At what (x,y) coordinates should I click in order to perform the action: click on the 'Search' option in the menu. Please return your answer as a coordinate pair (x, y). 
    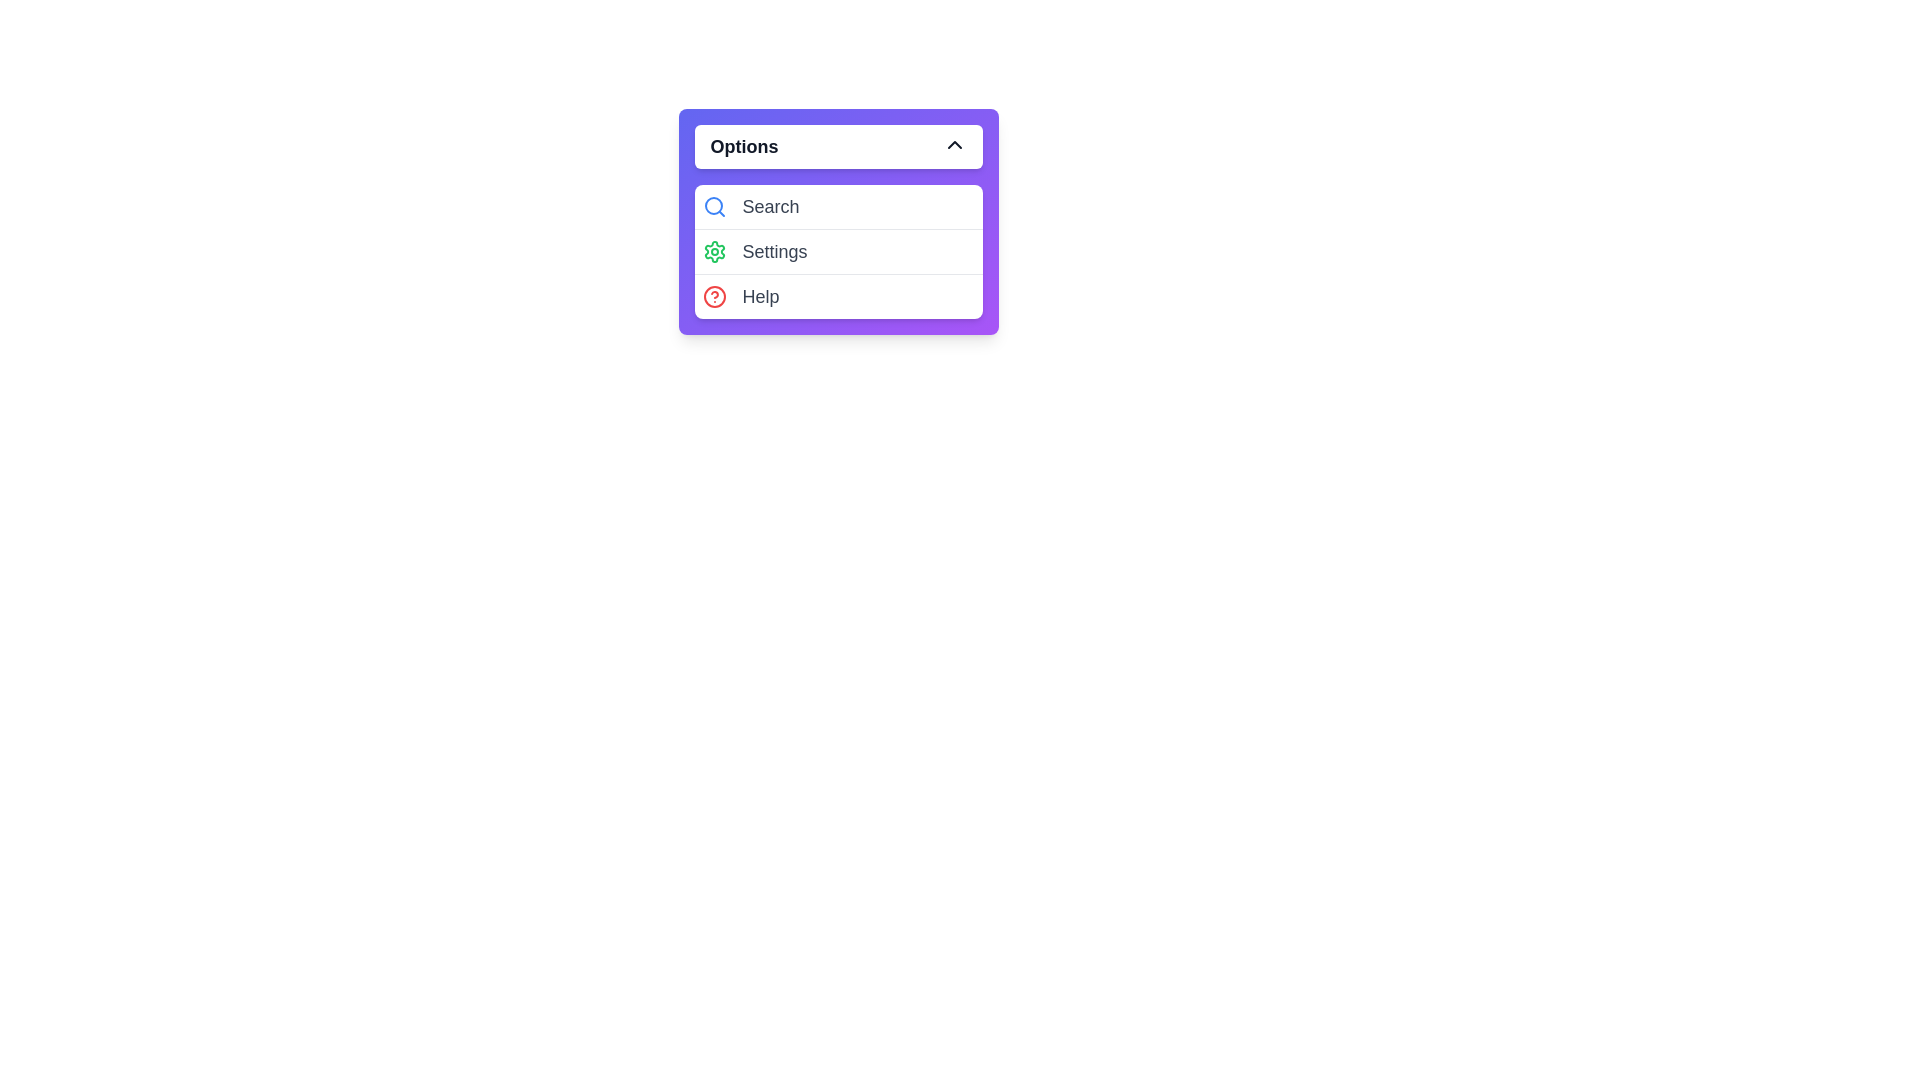
    Looking at the image, I should click on (838, 207).